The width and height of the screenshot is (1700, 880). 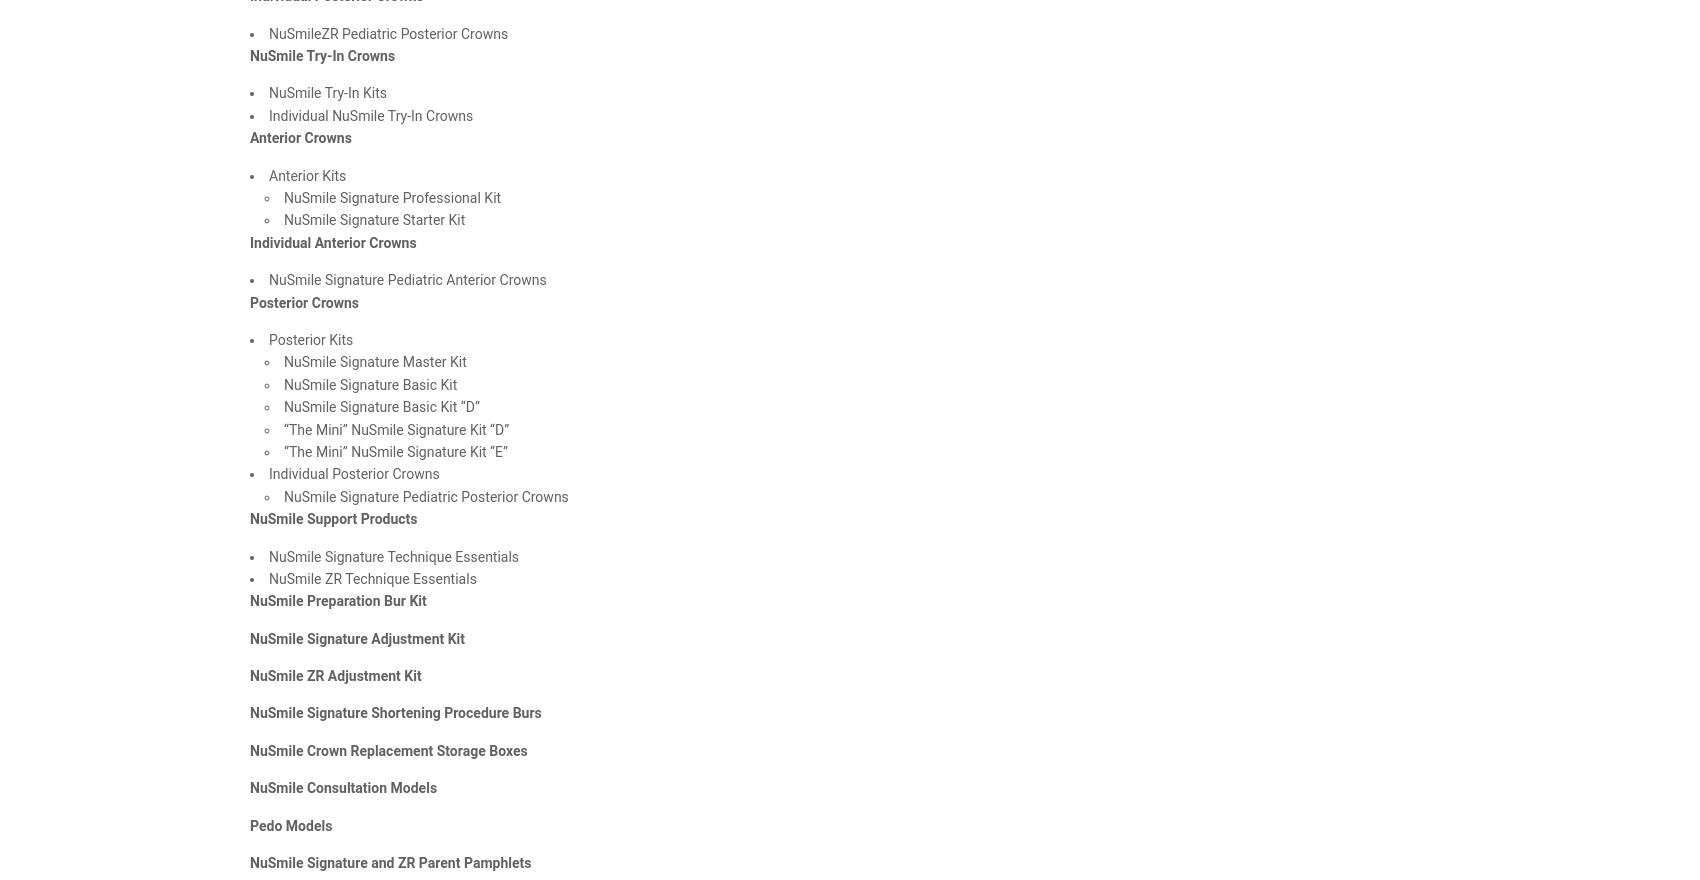 I want to click on 'NuSmile ZR Adjustment Kit', so click(x=334, y=675).